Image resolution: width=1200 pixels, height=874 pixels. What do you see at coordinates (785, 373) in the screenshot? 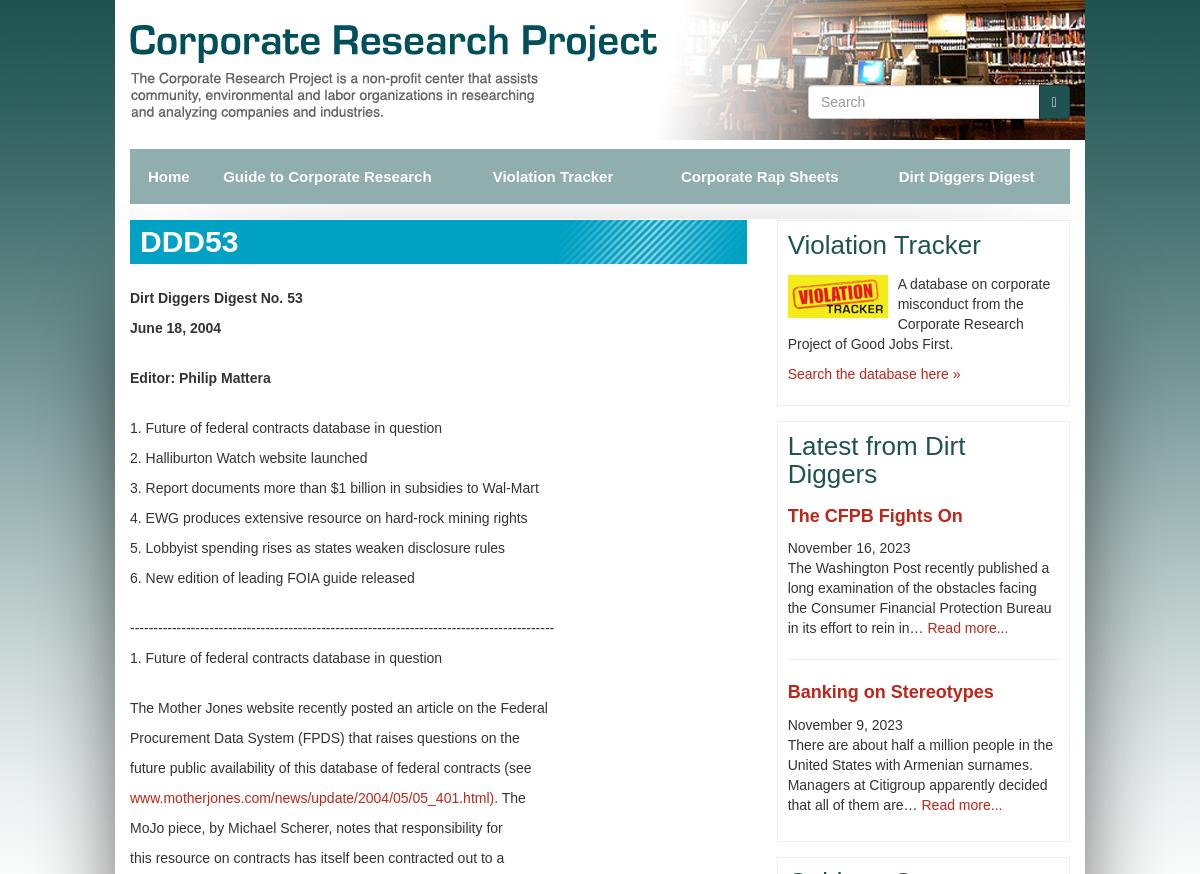
I see `'Search the database here »'` at bounding box center [785, 373].